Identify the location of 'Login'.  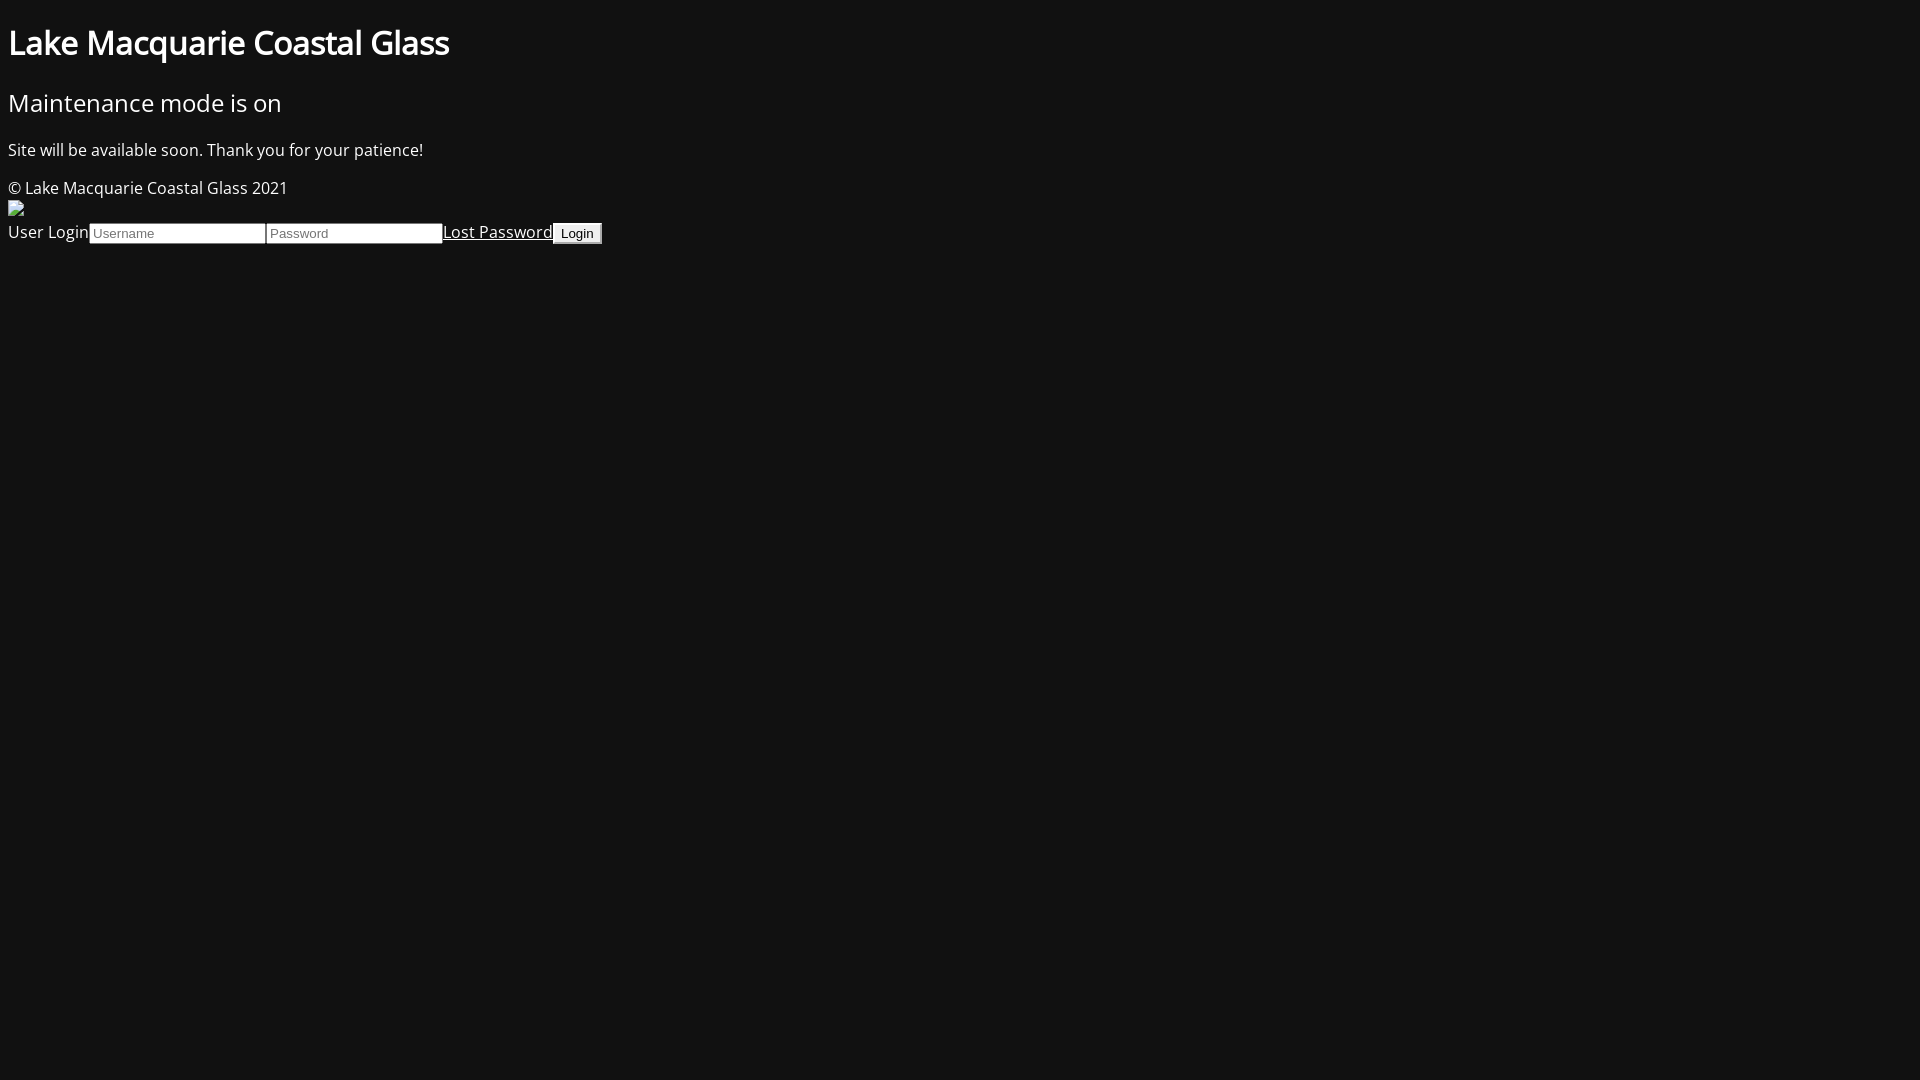
(576, 232).